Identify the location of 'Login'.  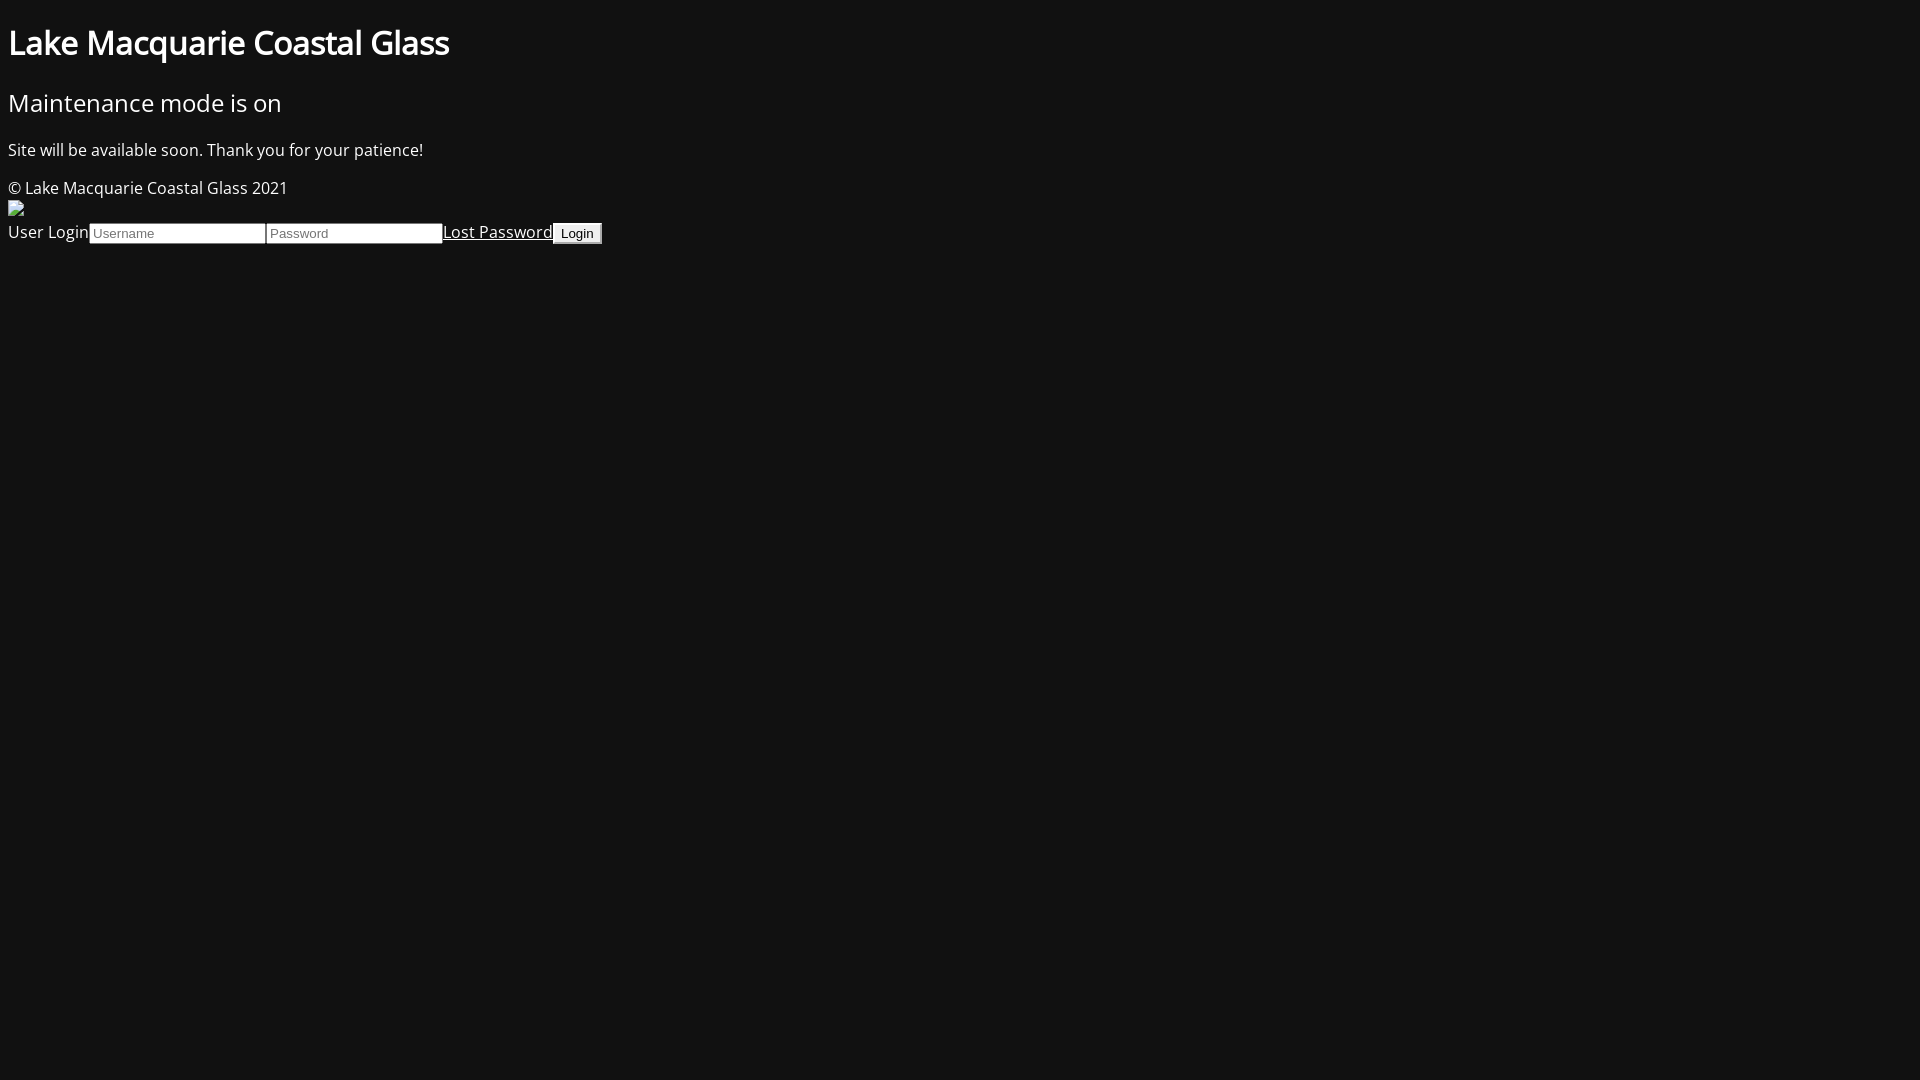
(576, 232).